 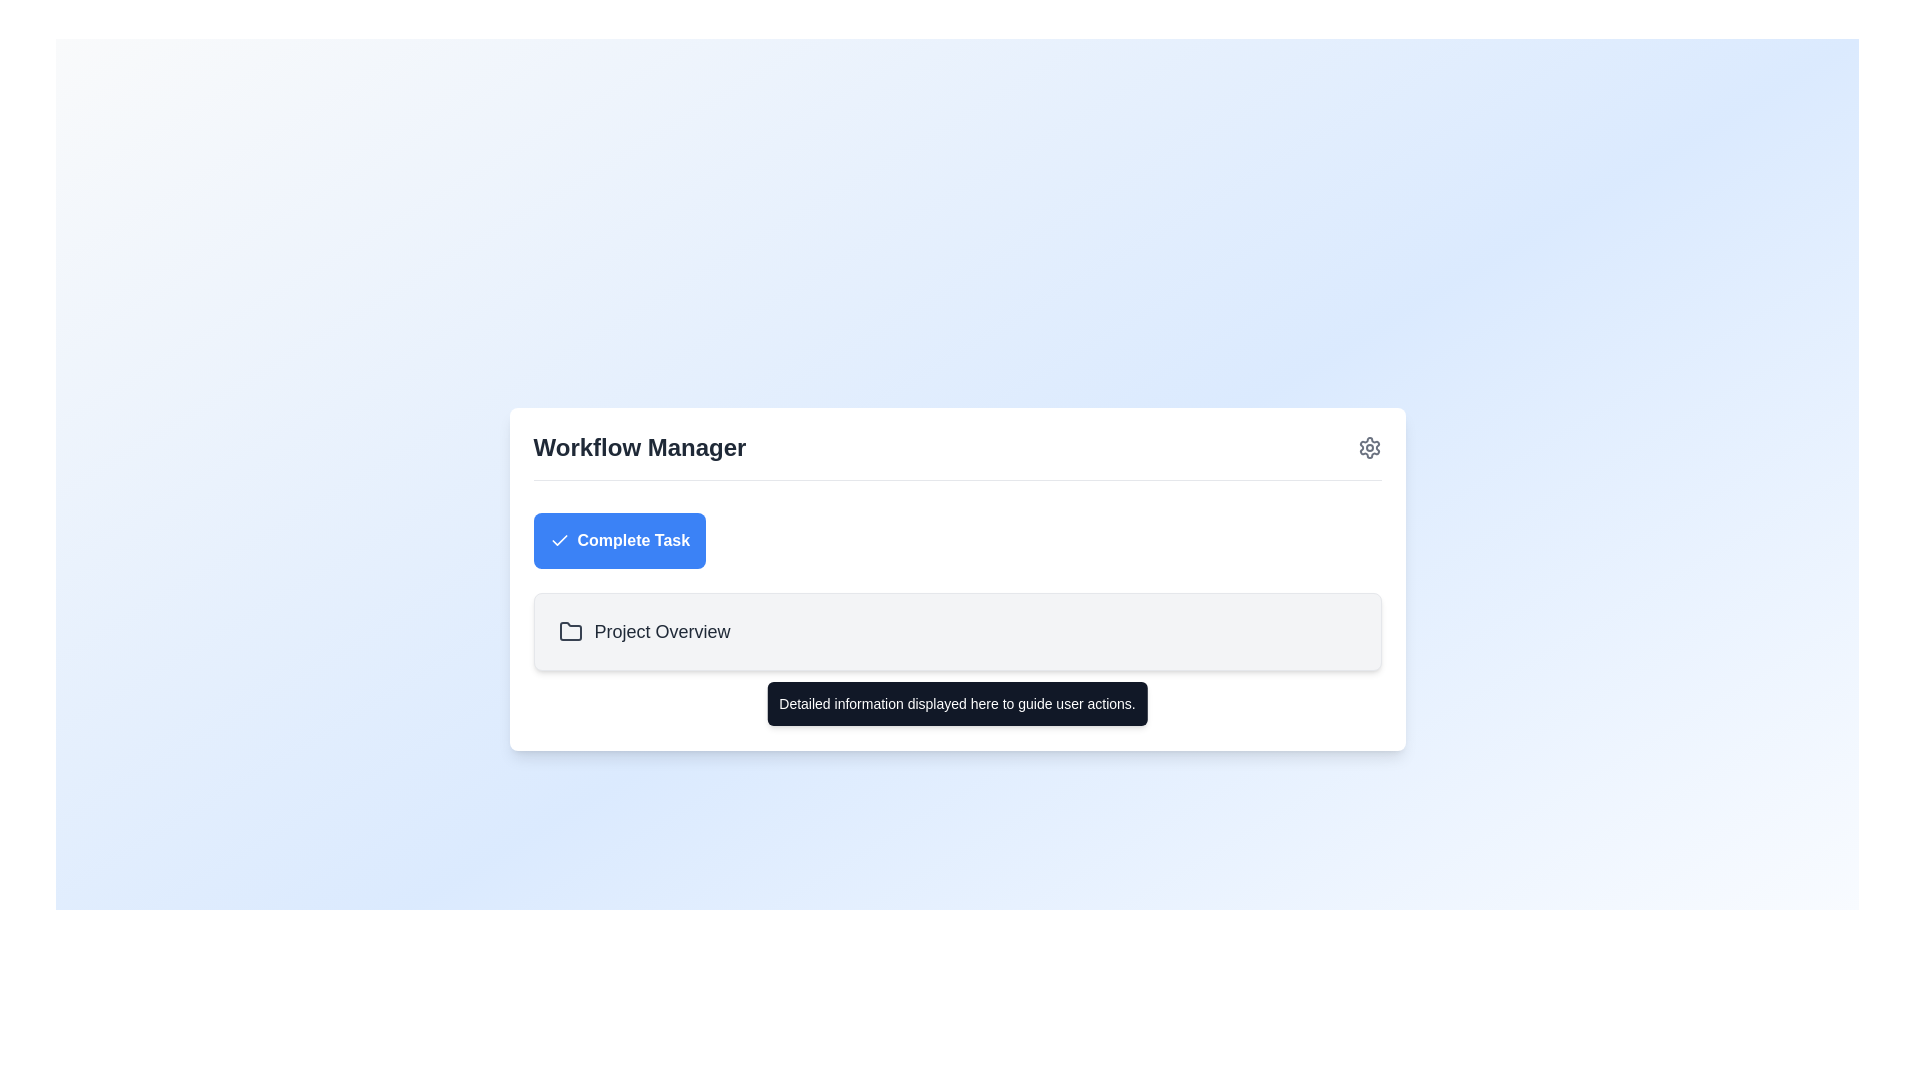 What do you see at coordinates (1368, 446) in the screenshot?
I see `the settings icon, which is a gray gear located to the far right of the 'Workflow Manager' header` at bounding box center [1368, 446].